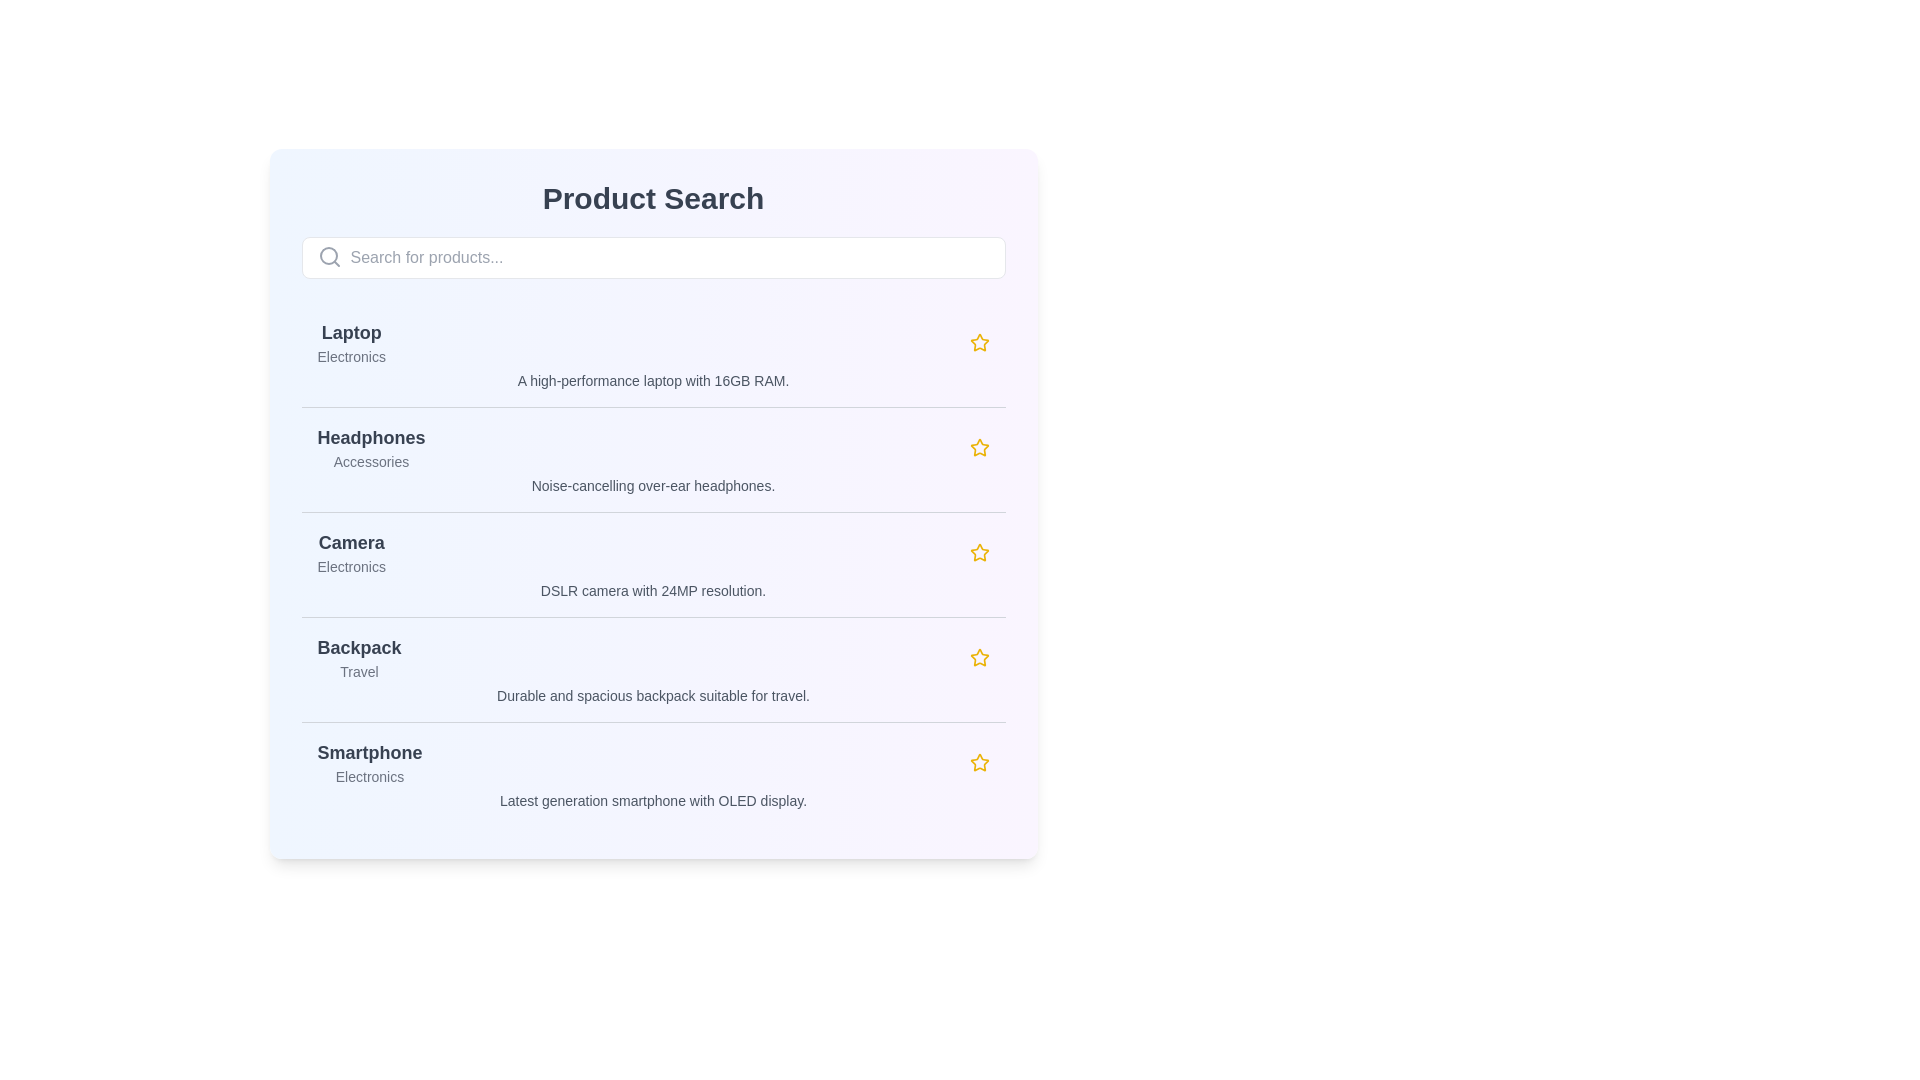 This screenshot has height=1080, width=1920. Describe the element at coordinates (979, 341) in the screenshot. I see `the first star icon filled with a golden-yellow color, outlined with a dark border, located to the right of the 'Laptop' item in the list` at that location.